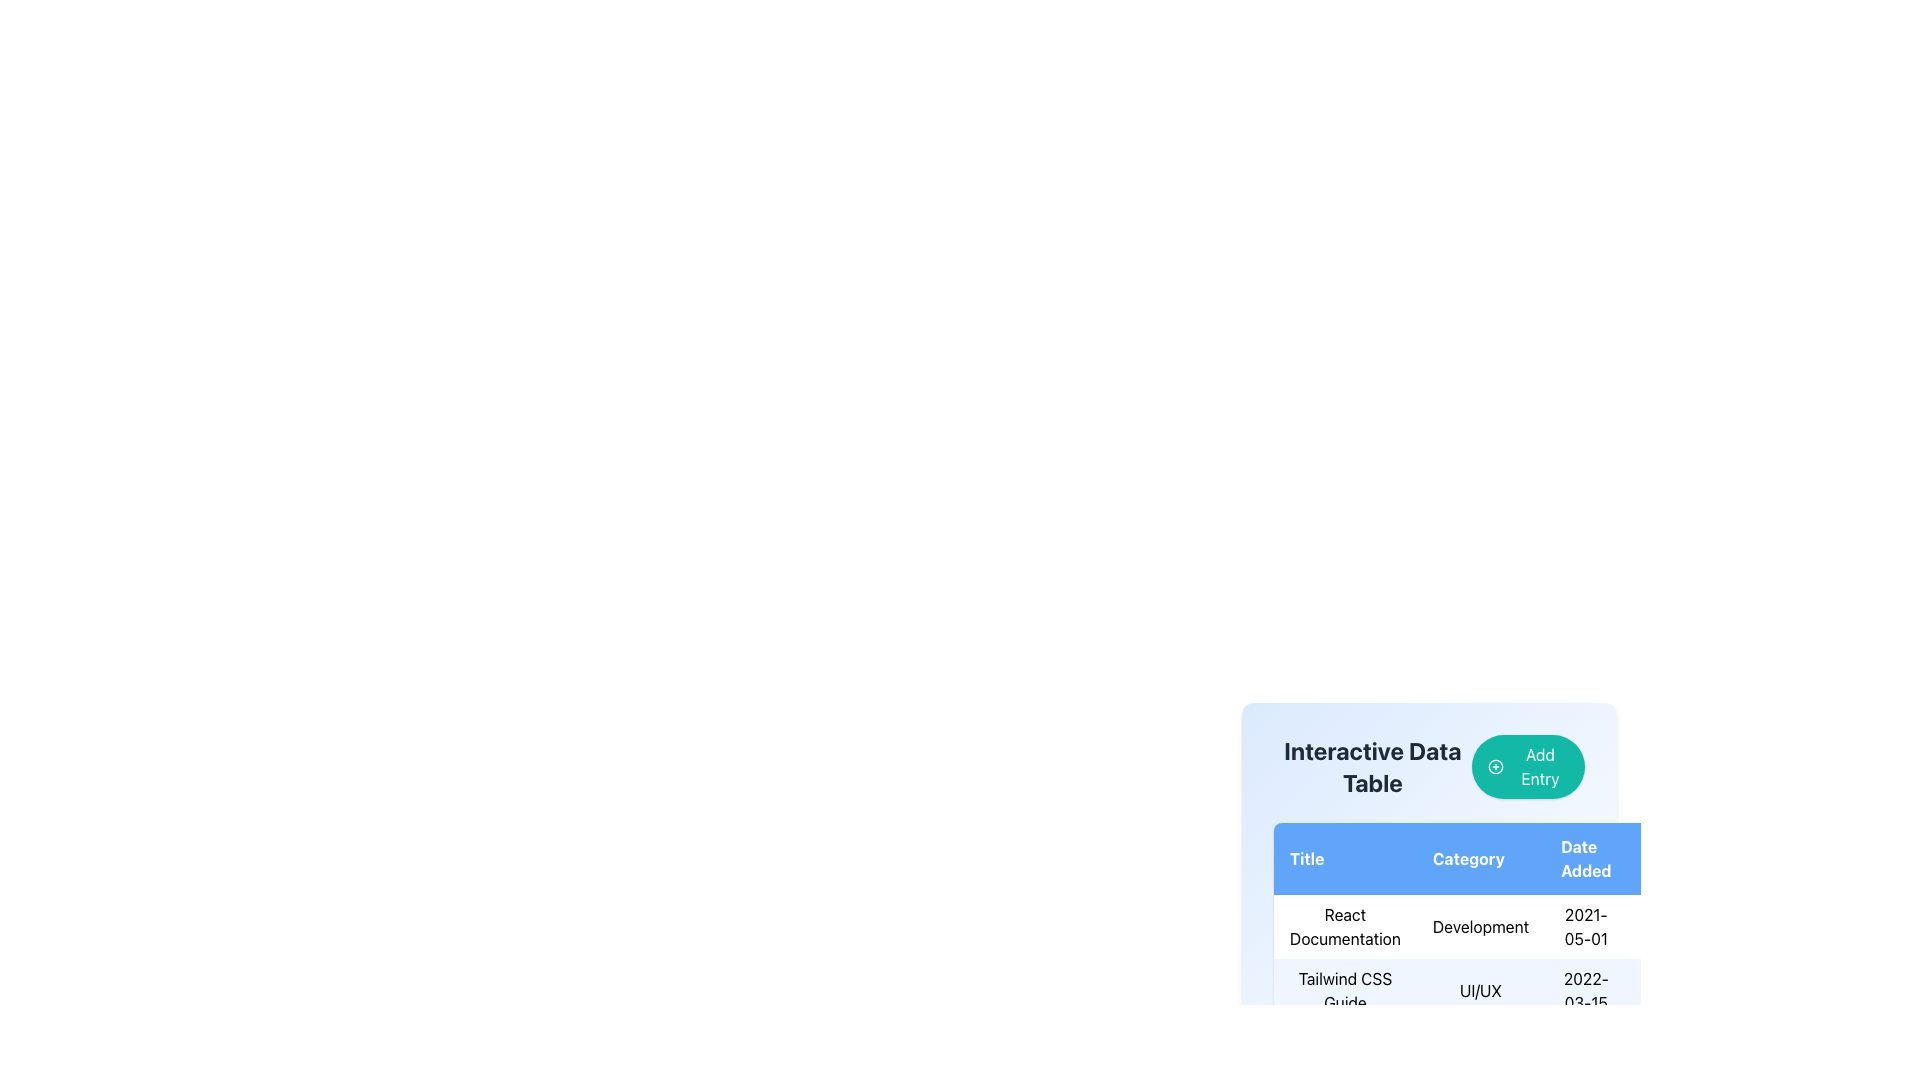  Describe the element at coordinates (1496, 991) in the screenshot. I see `the text label` at that location.